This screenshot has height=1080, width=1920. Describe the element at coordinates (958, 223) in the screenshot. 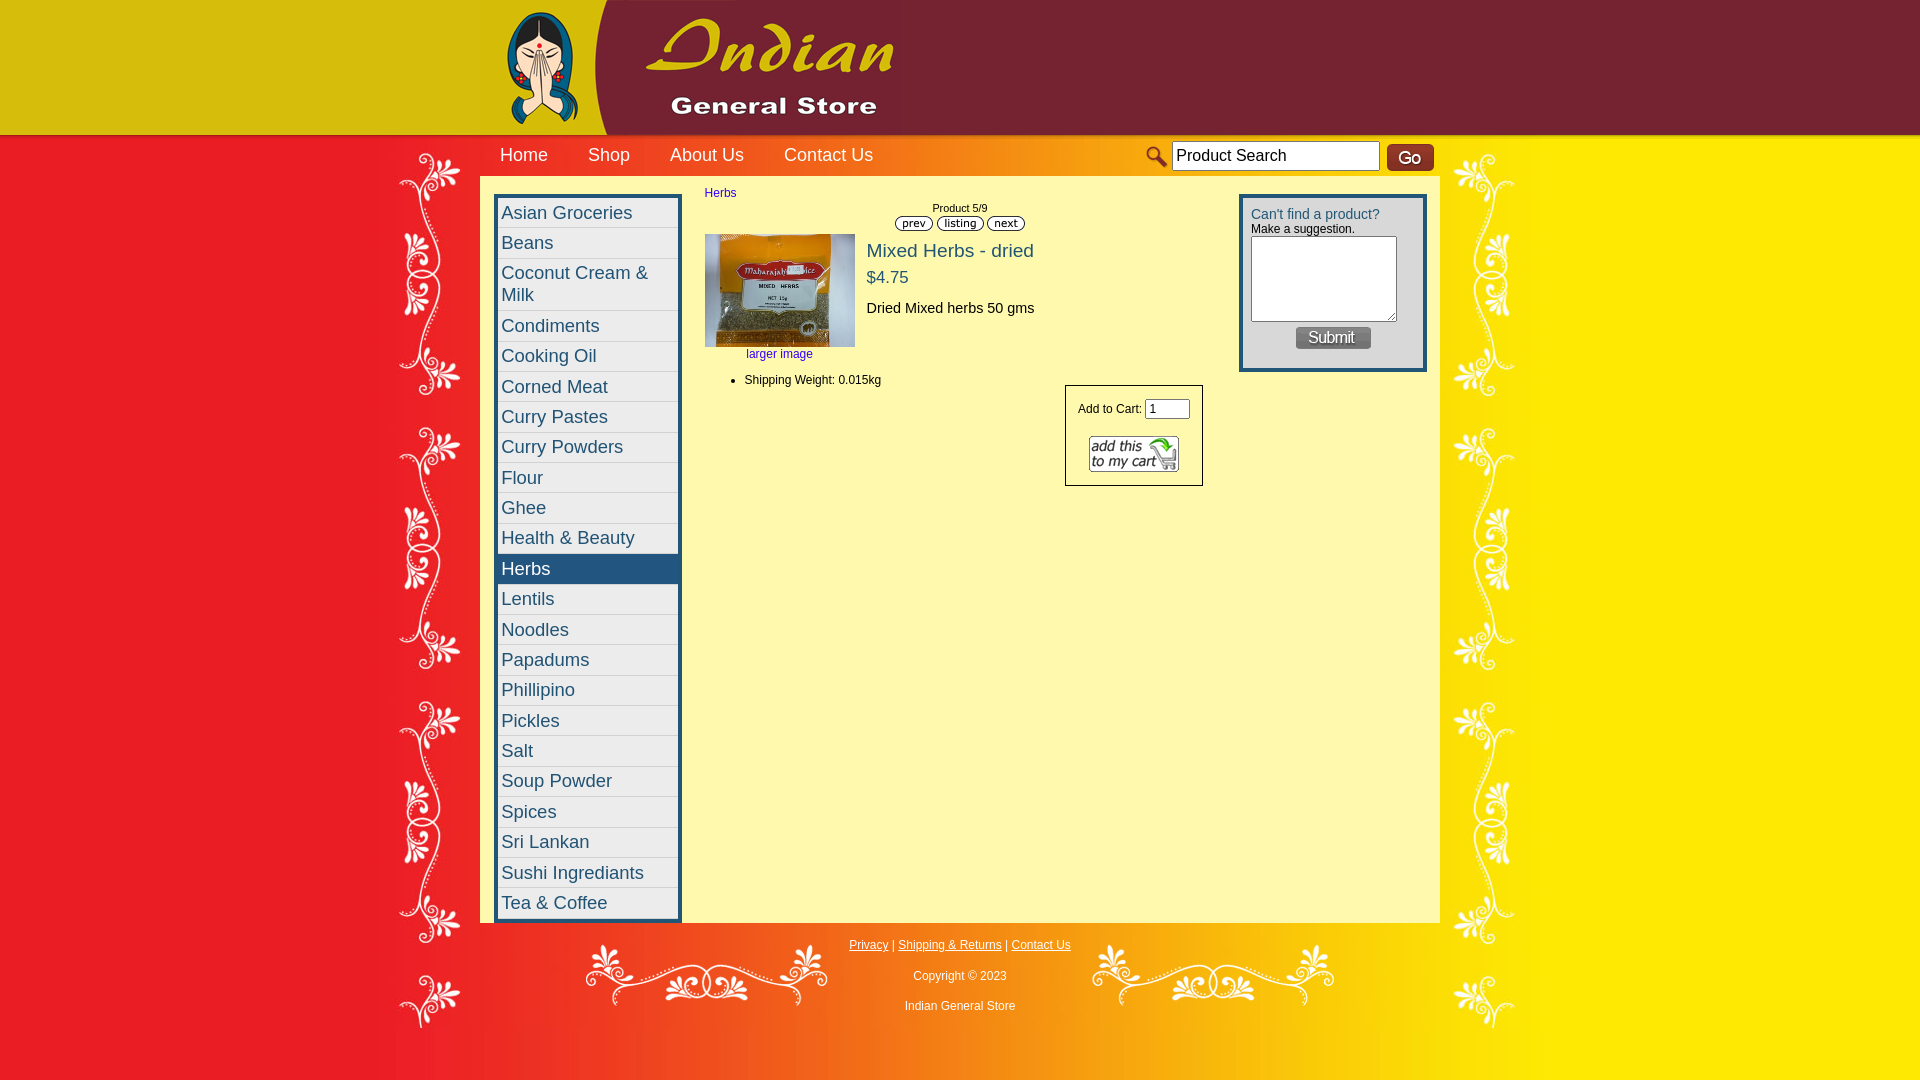

I see `' Return to the Product List '` at that location.